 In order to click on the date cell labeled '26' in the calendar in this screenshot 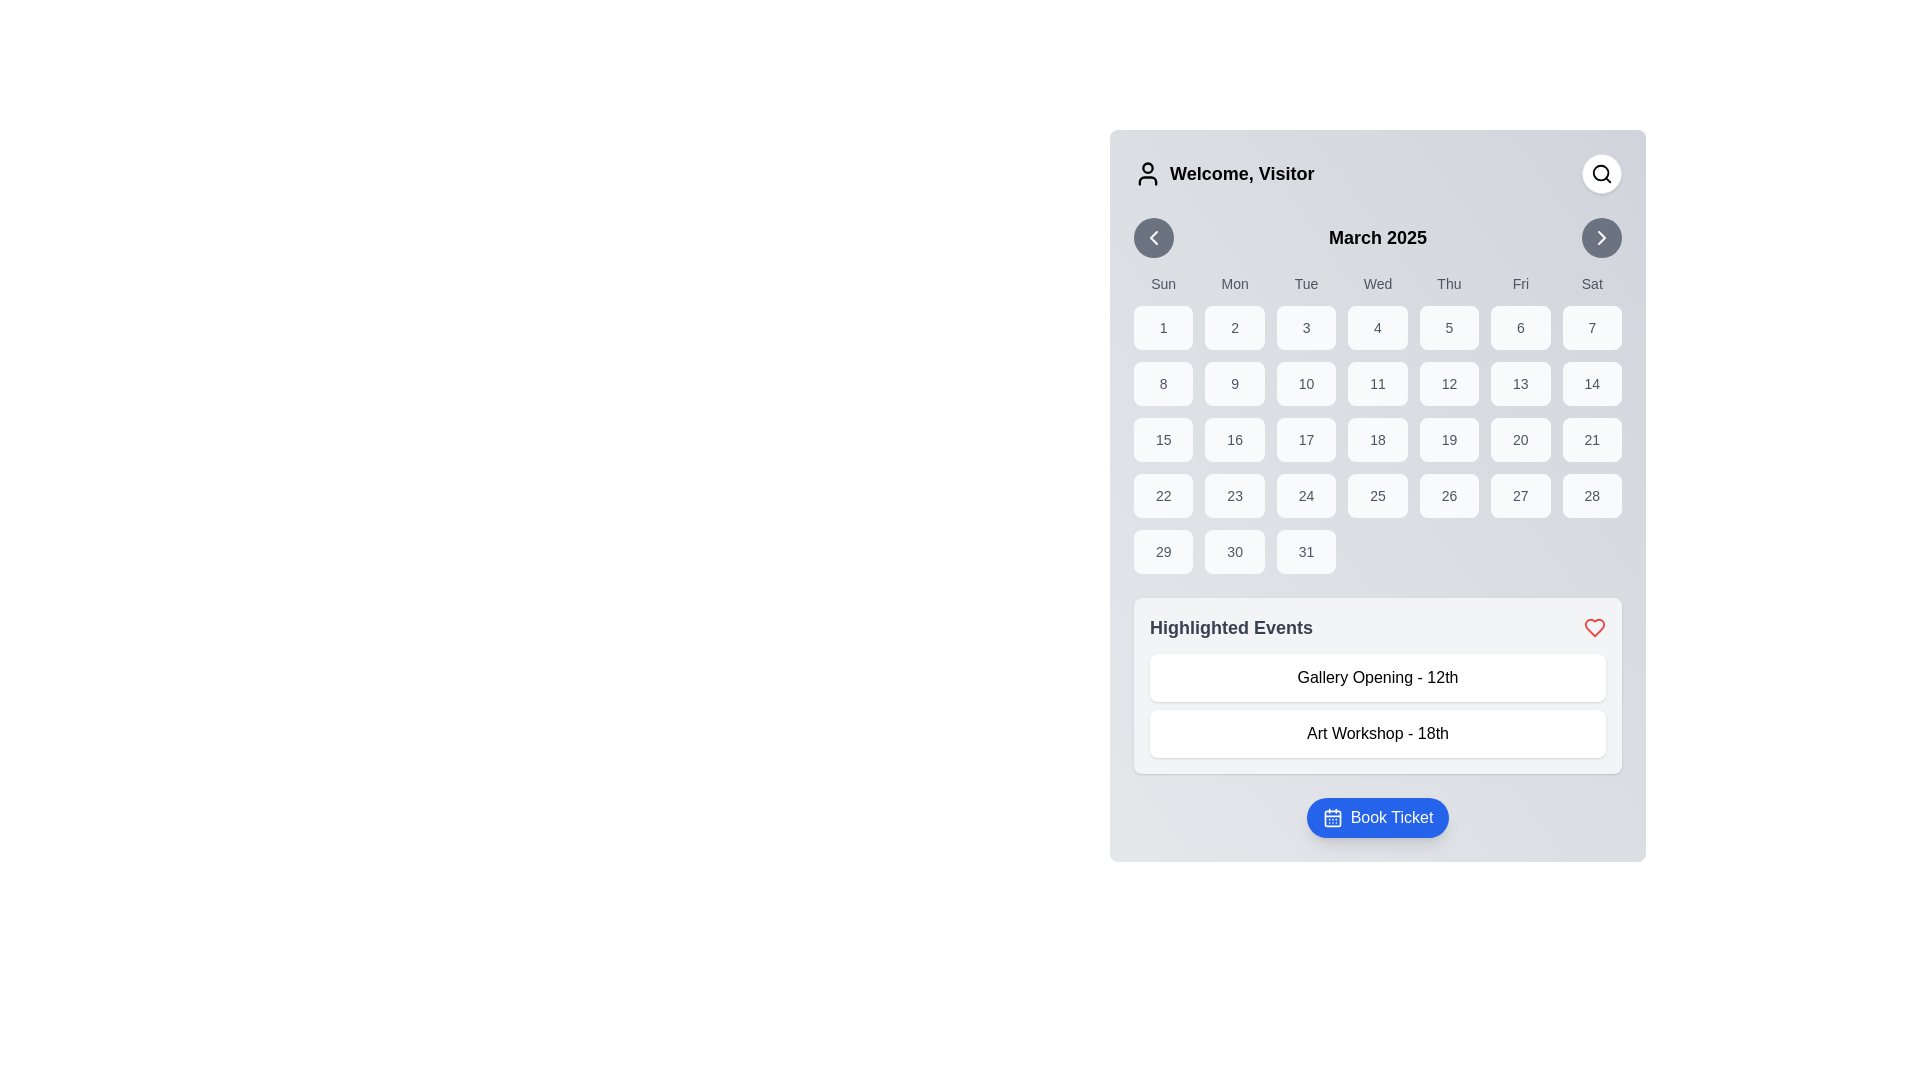, I will do `click(1449, 495)`.